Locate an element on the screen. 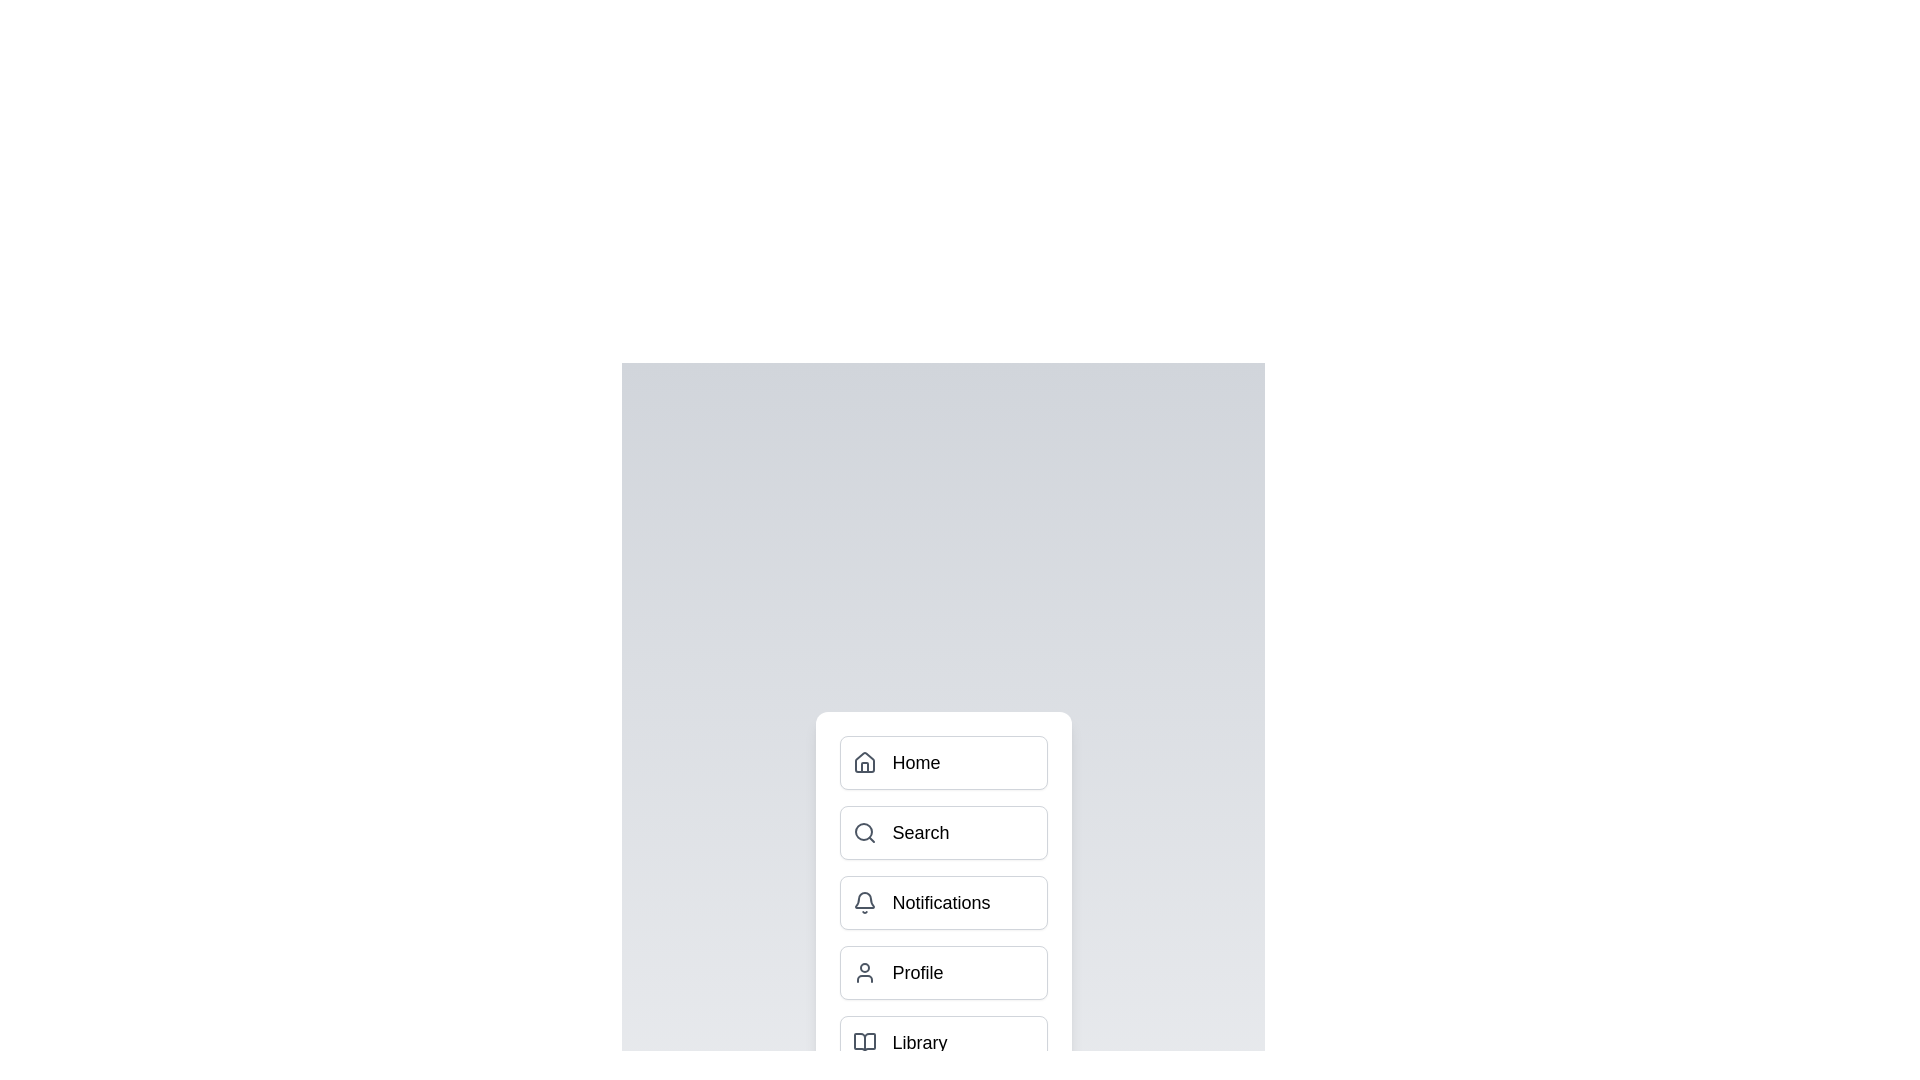 Image resolution: width=1920 pixels, height=1080 pixels. the menu item button labeled Home to toggle its submenu is located at coordinates (942, 763).